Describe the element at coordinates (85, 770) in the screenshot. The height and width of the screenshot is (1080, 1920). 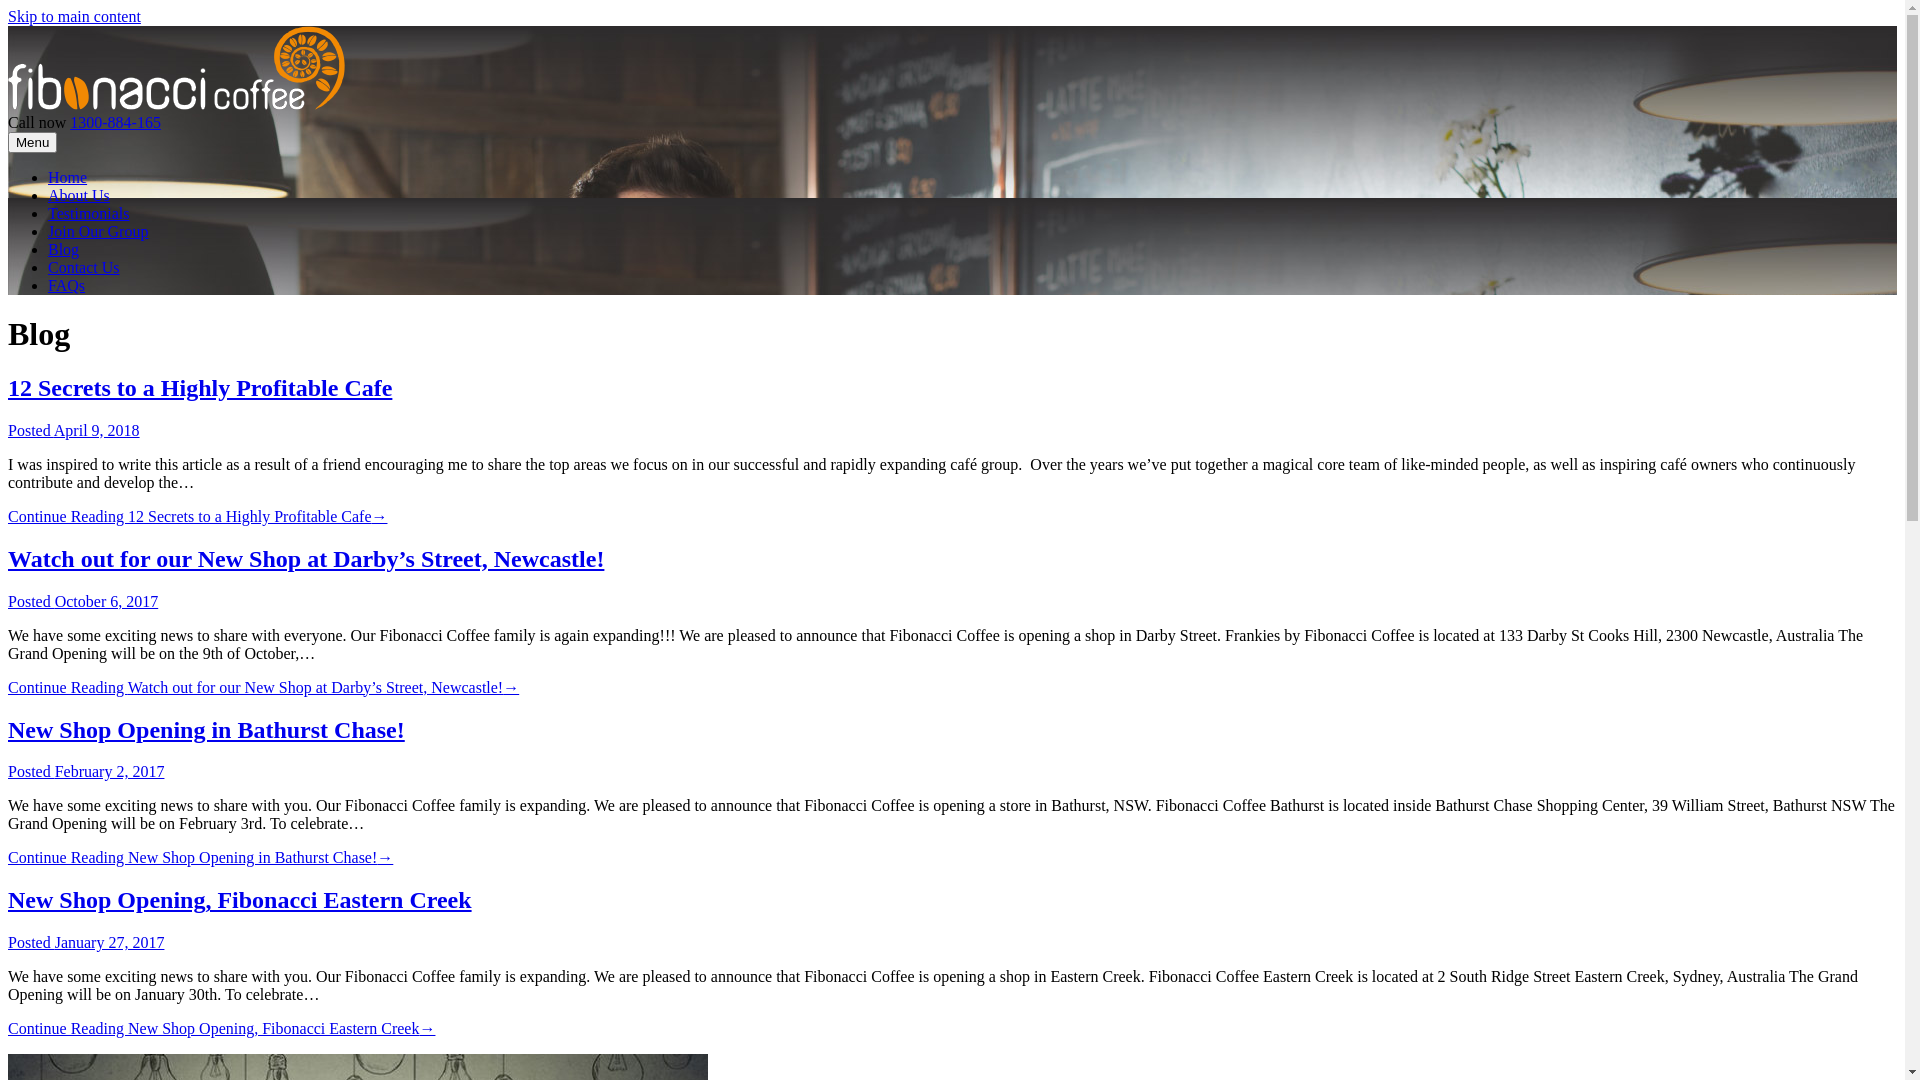
I see `'Posted February 2, 2017'` at that location.